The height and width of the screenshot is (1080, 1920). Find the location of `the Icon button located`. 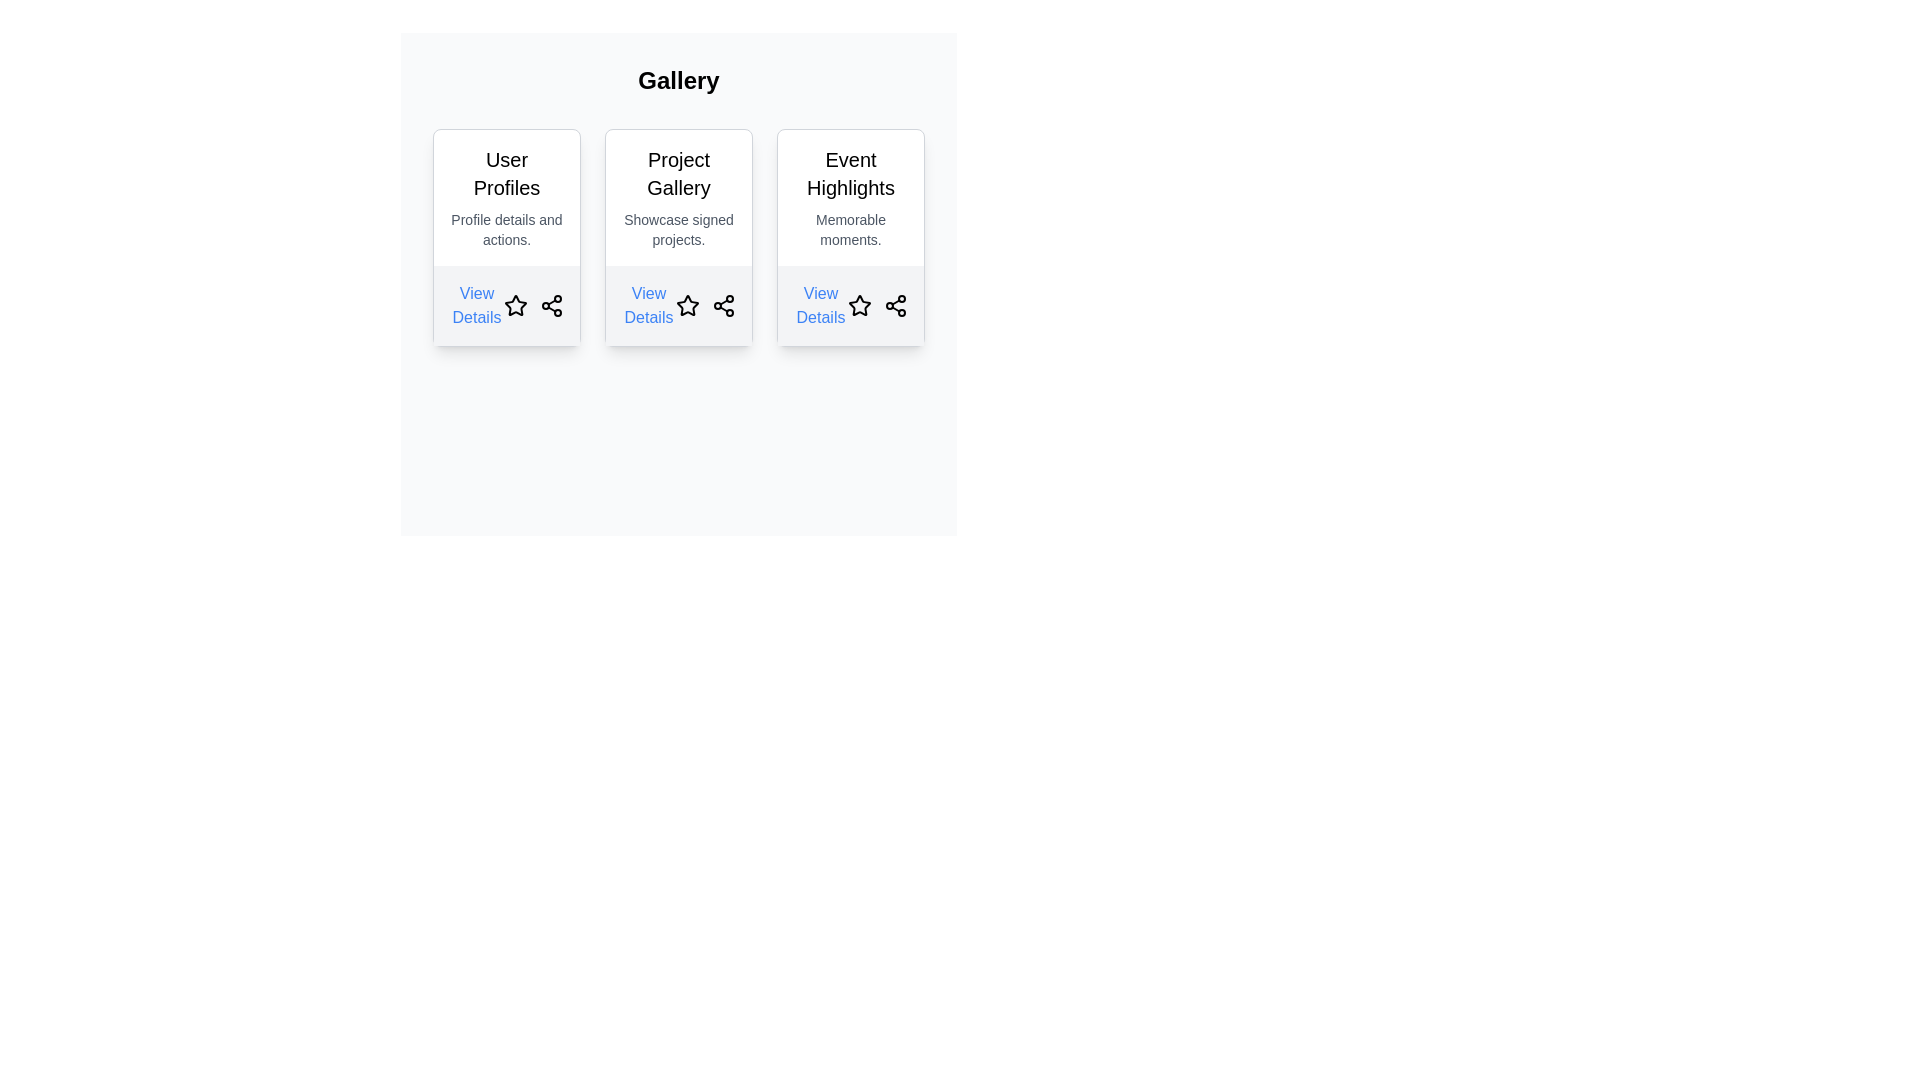

the Icon button located is located at coordinates (859, 305).